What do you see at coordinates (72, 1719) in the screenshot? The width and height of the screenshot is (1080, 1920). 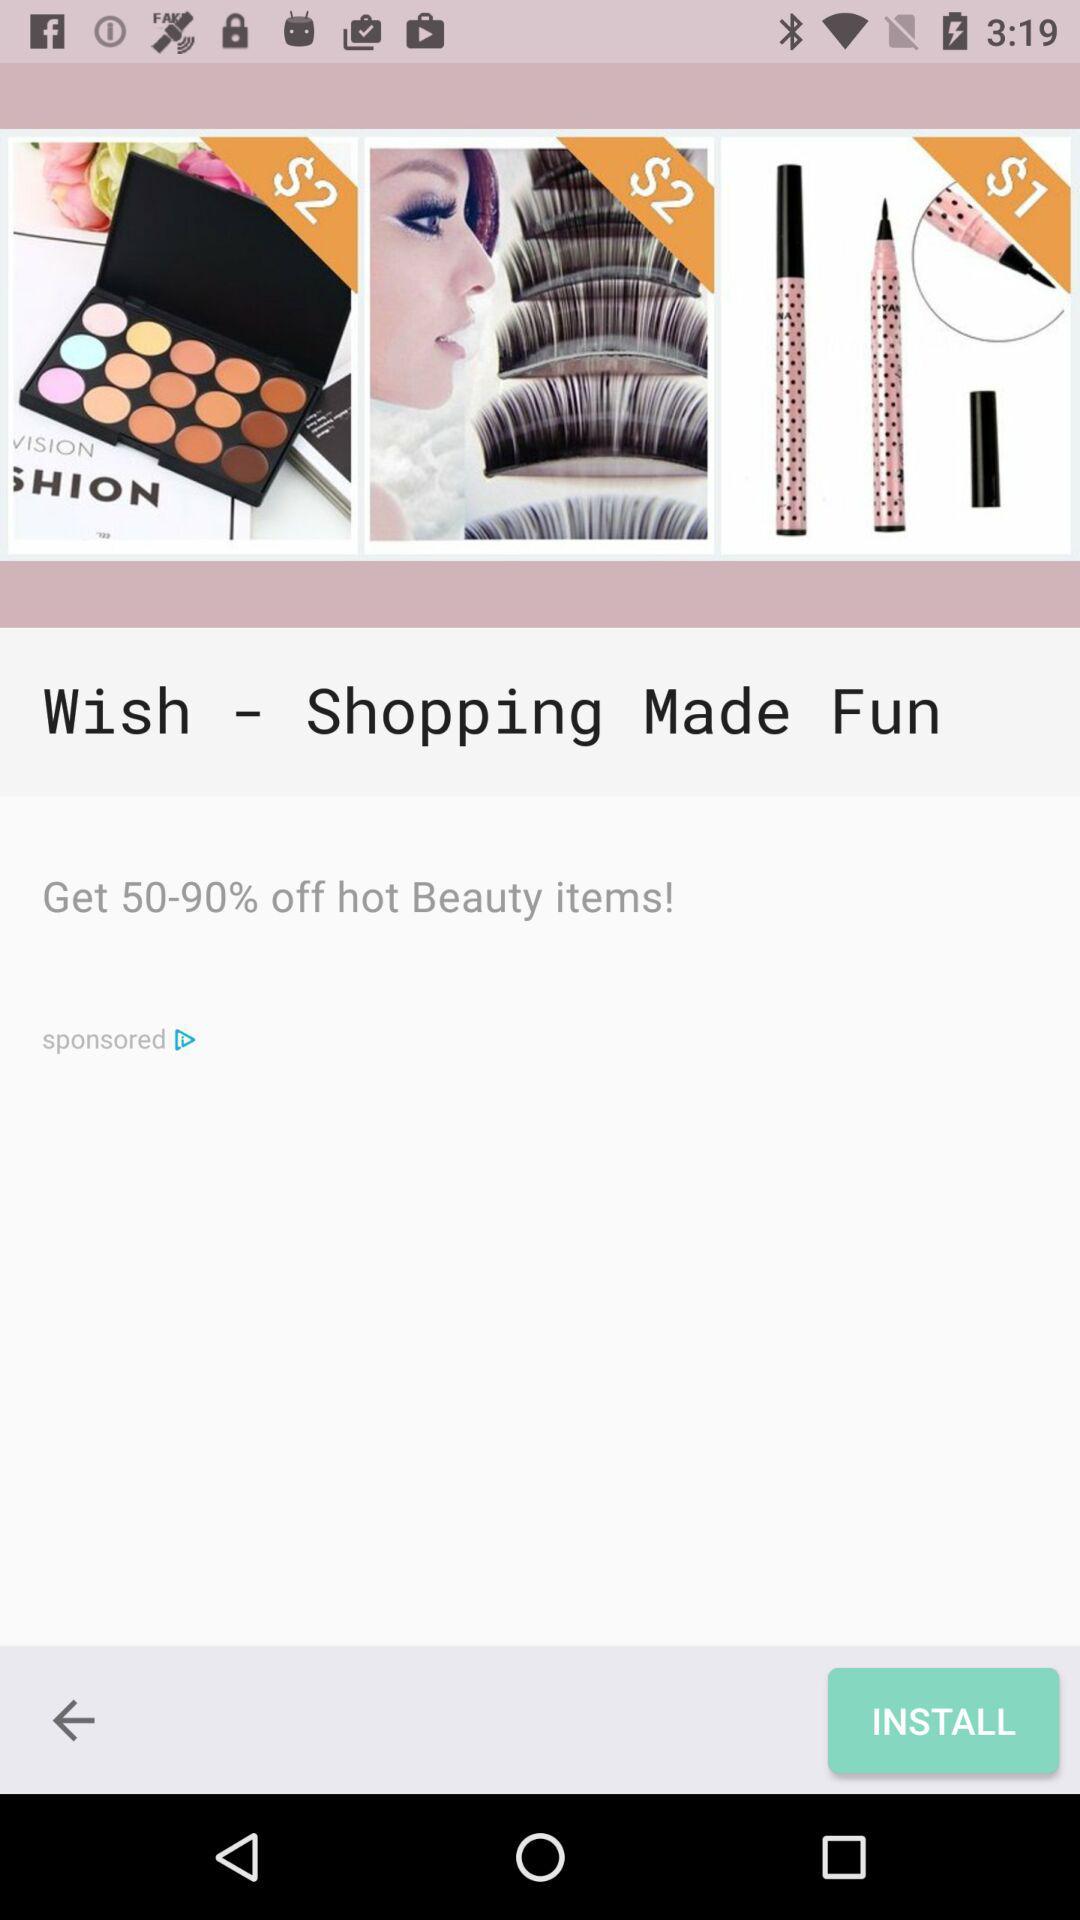 I see `icon next to the install icon` at bounding box center [72, 1719].